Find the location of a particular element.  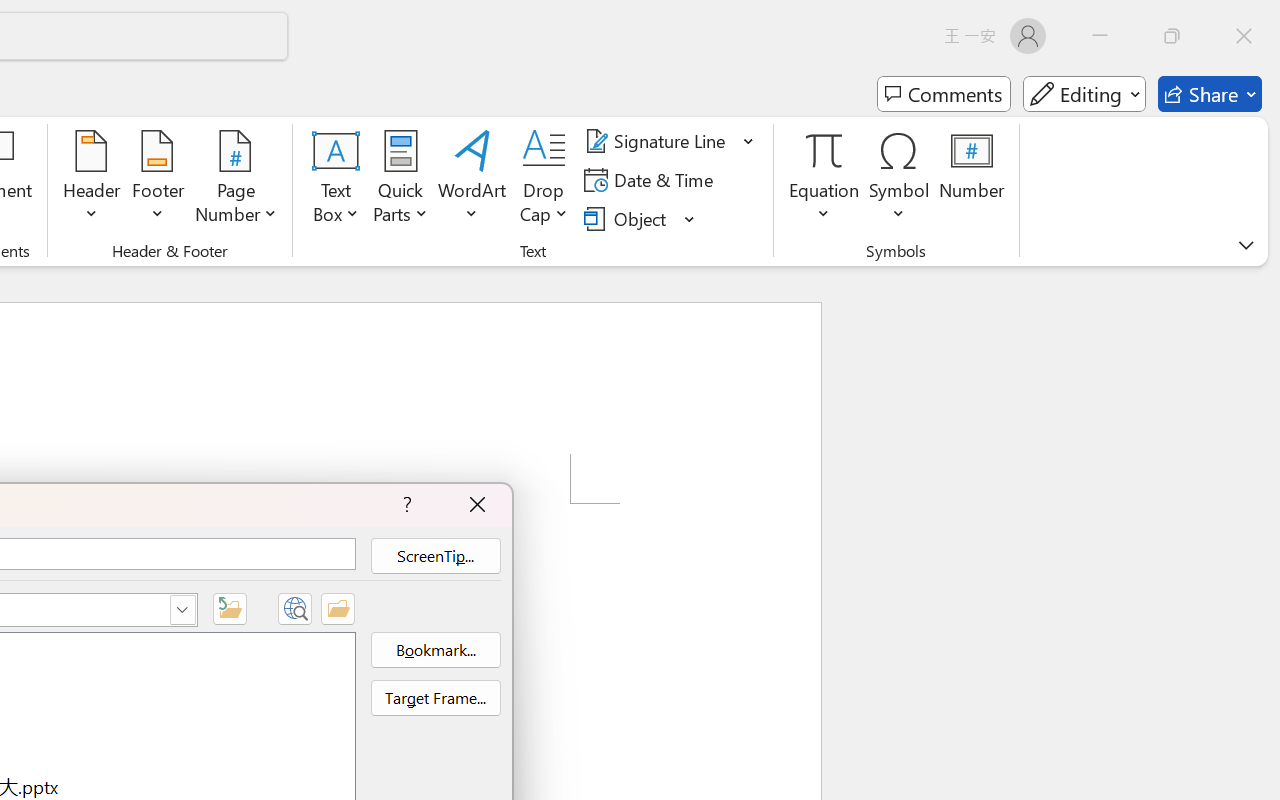

'Target Frame...' is located at coordinates (434, 698).